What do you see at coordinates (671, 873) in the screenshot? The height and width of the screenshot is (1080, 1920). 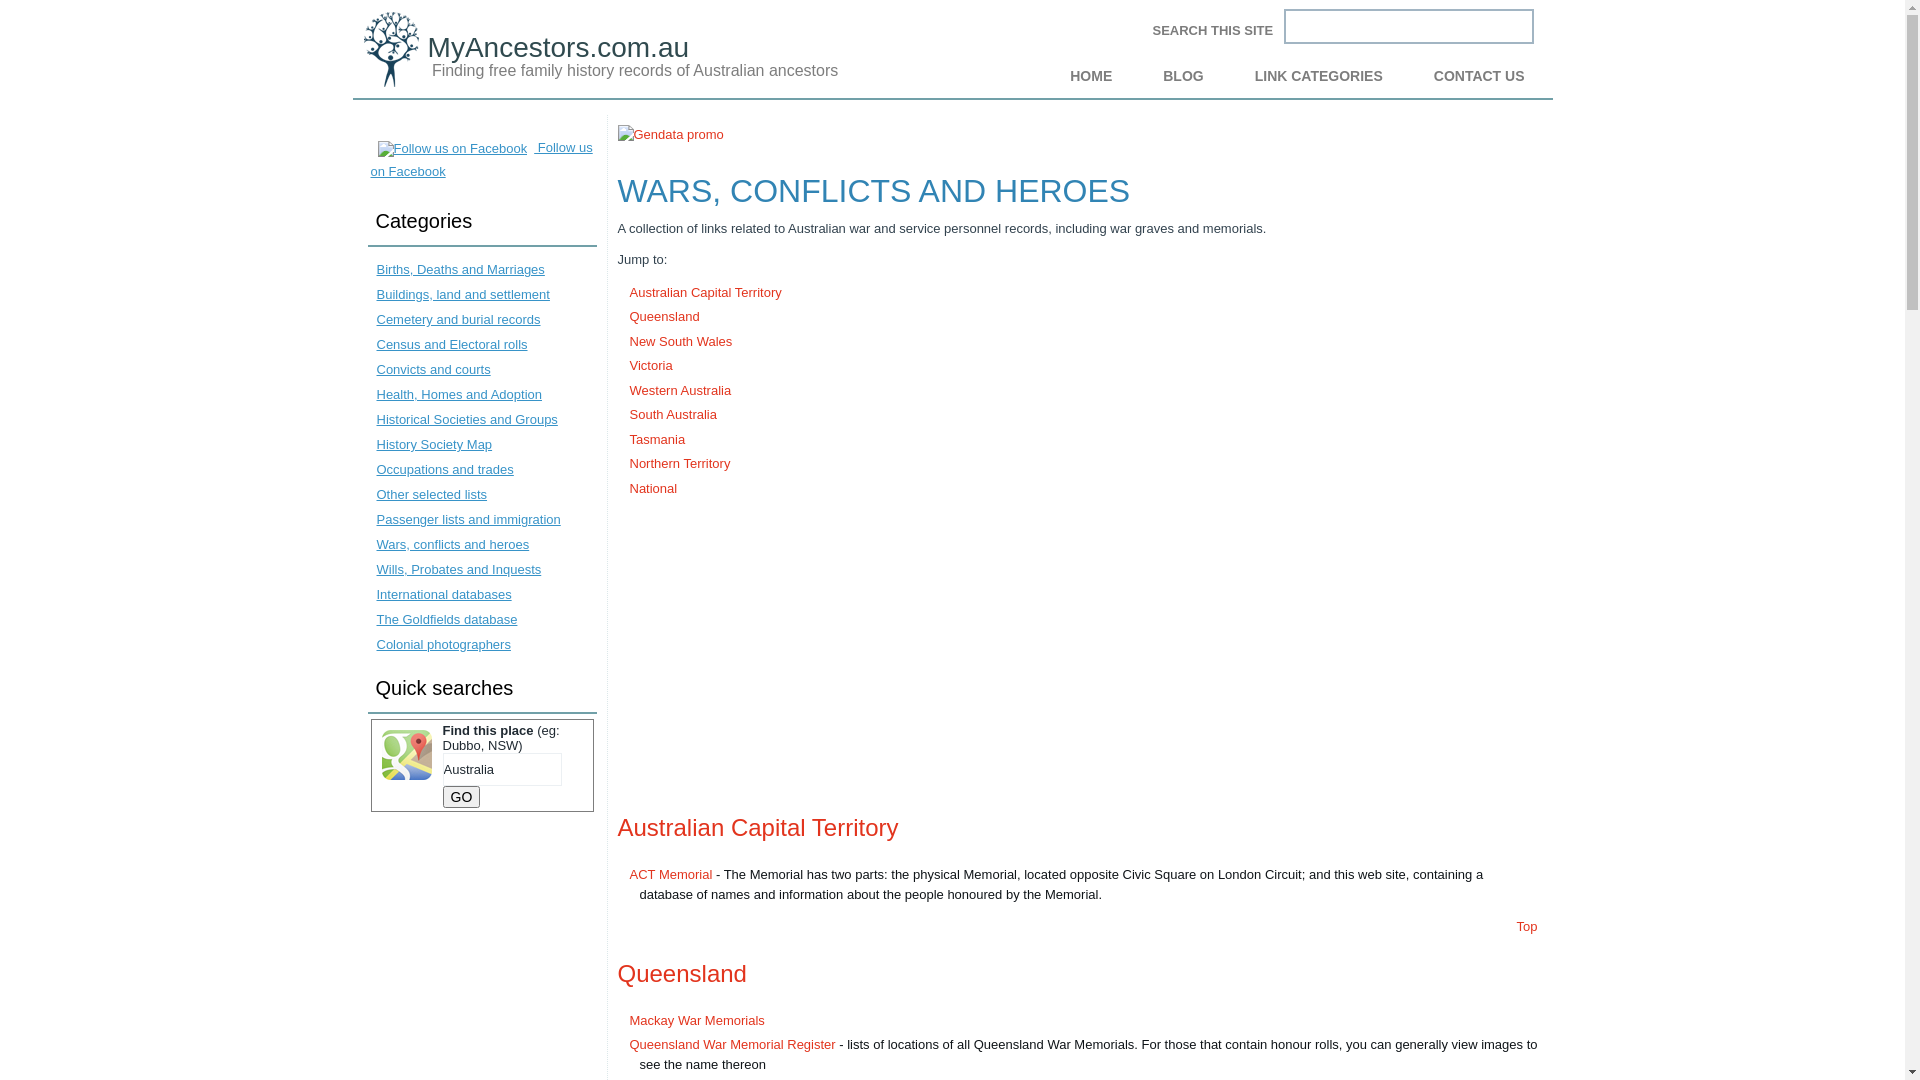 I see `'ACT Memorial'` at bounding box center [671, 873].